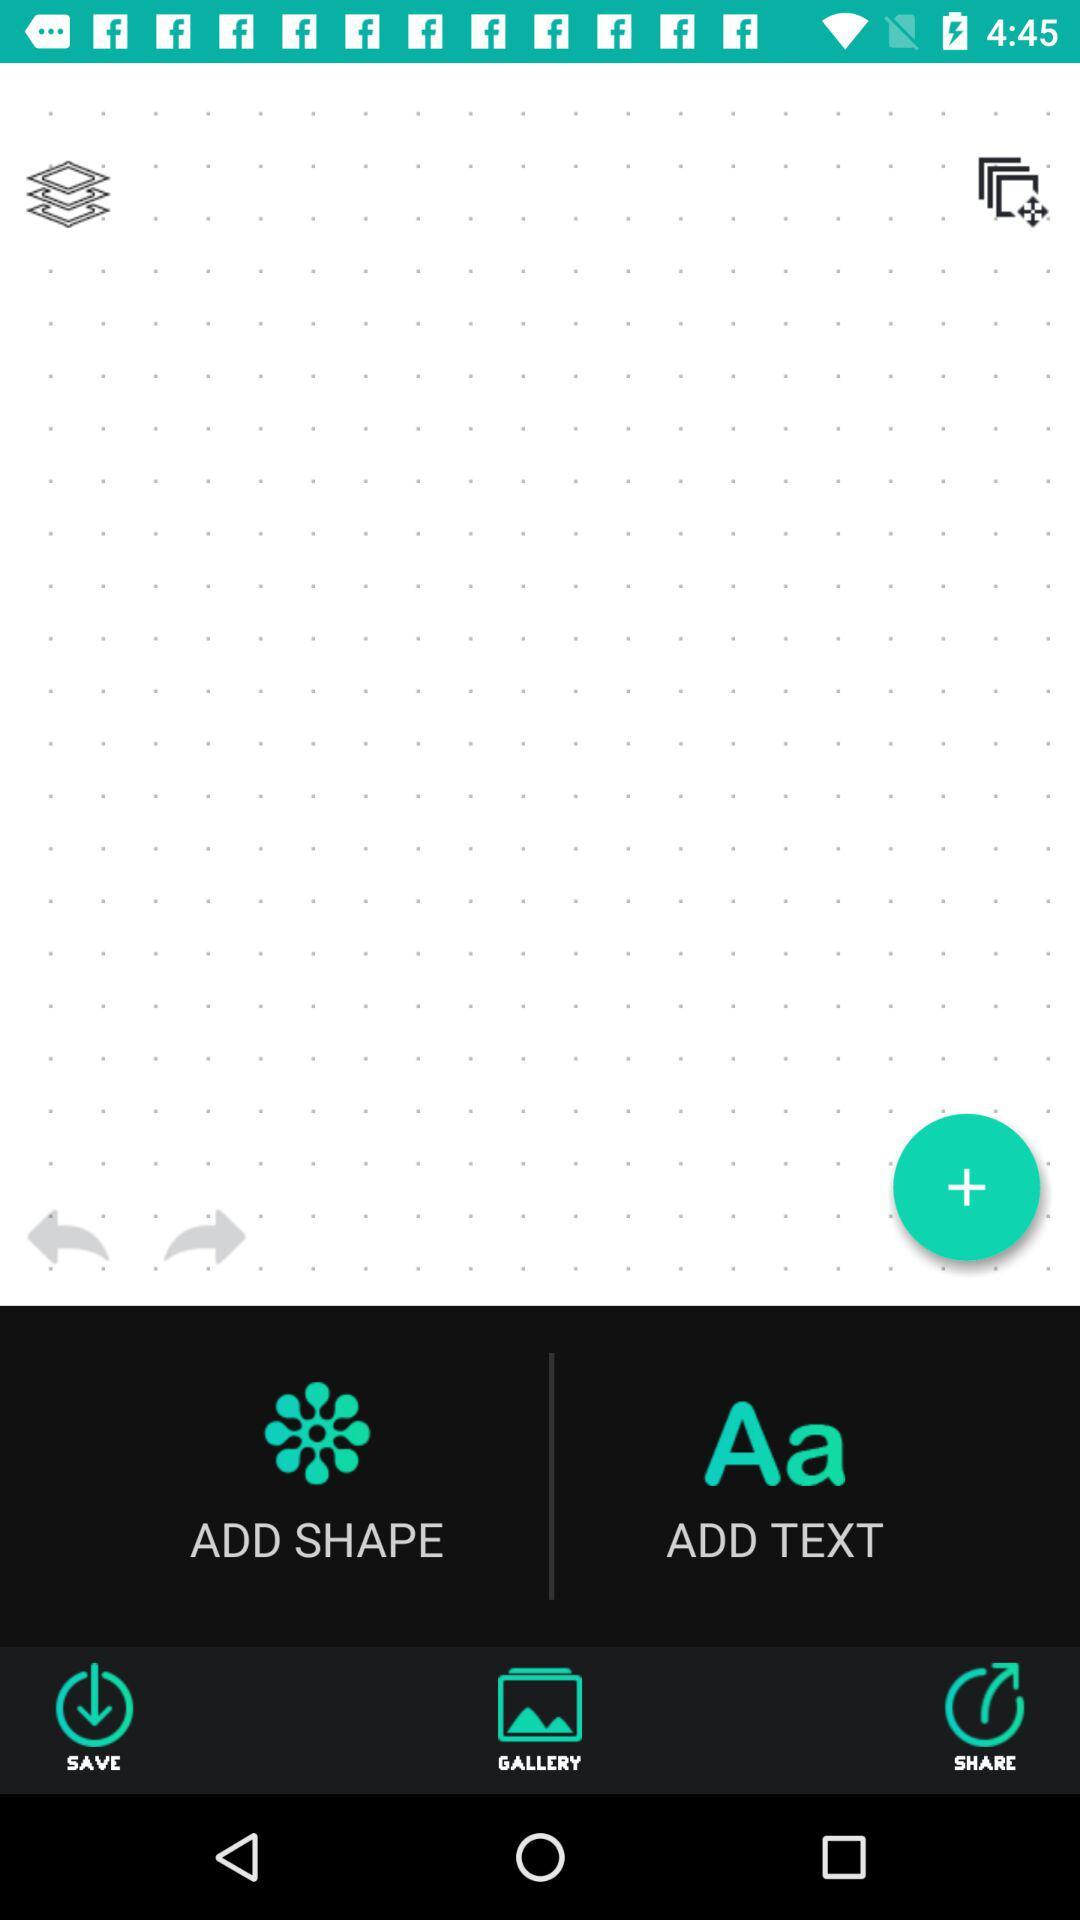 This screenshot has height=1920, width=1080. Describe the element at coordinates (315, 1476) in the screenshot. I see `add shape icon` at that location.